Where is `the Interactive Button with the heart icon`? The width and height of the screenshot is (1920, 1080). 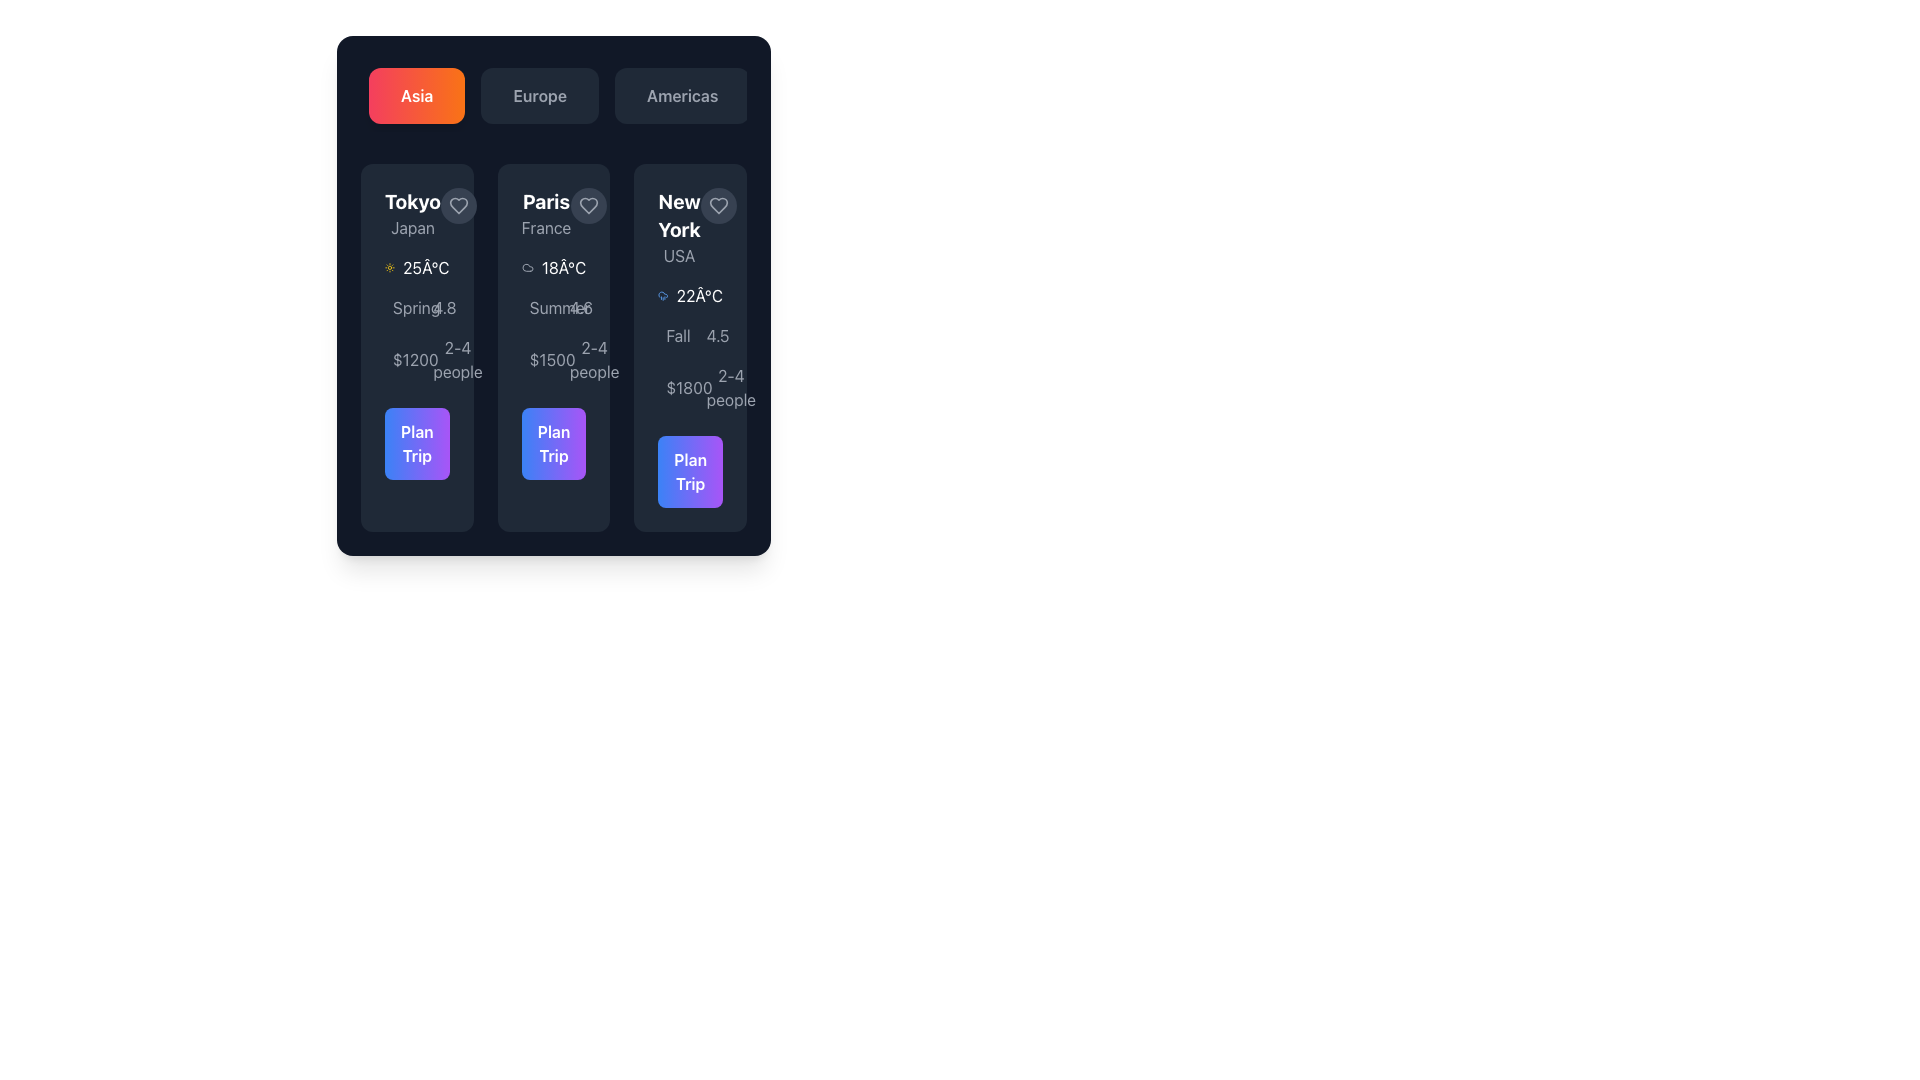 the Interactive Button with the heart icon is located at coordinates (588, 205).